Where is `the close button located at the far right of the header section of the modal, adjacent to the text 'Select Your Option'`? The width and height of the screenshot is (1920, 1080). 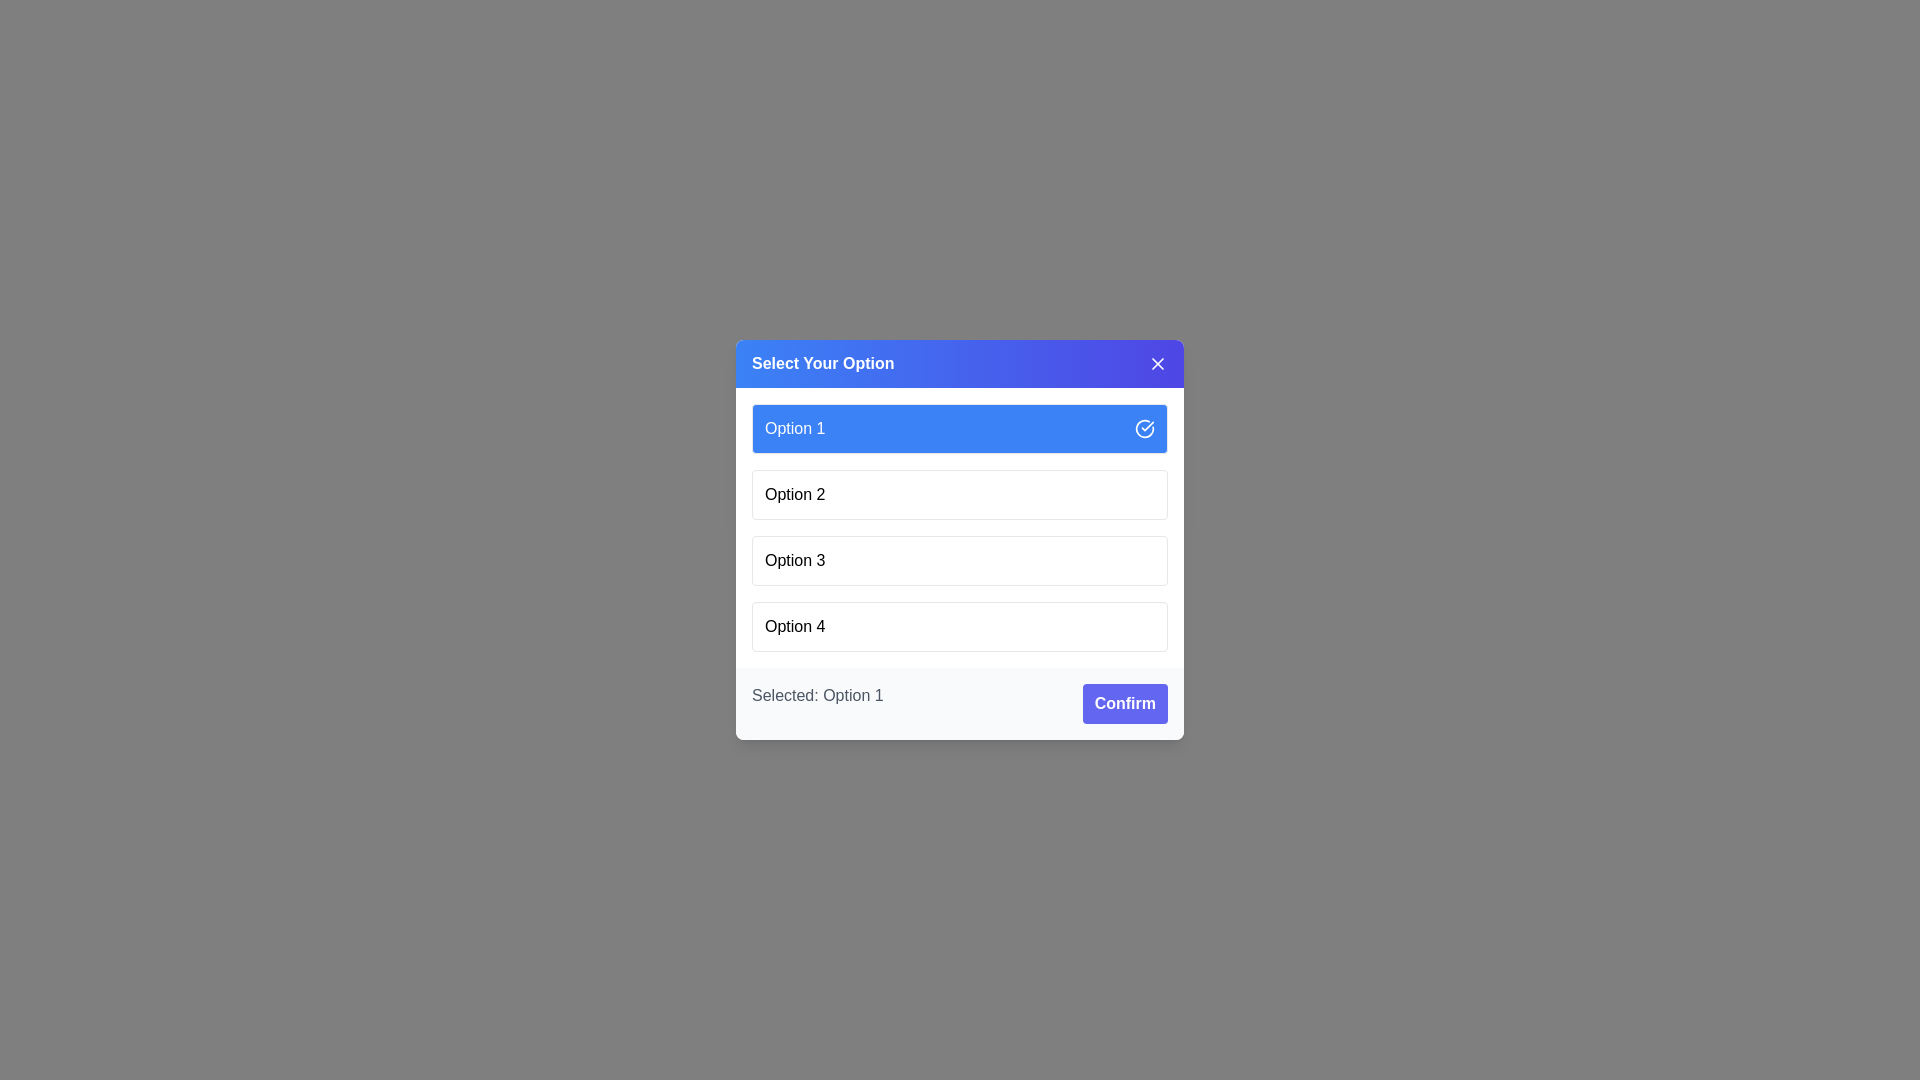 the close button located at the far right of the header section of the modal, adjacent to the text 'Select Your Option' is located at coordinates (1157, 363).